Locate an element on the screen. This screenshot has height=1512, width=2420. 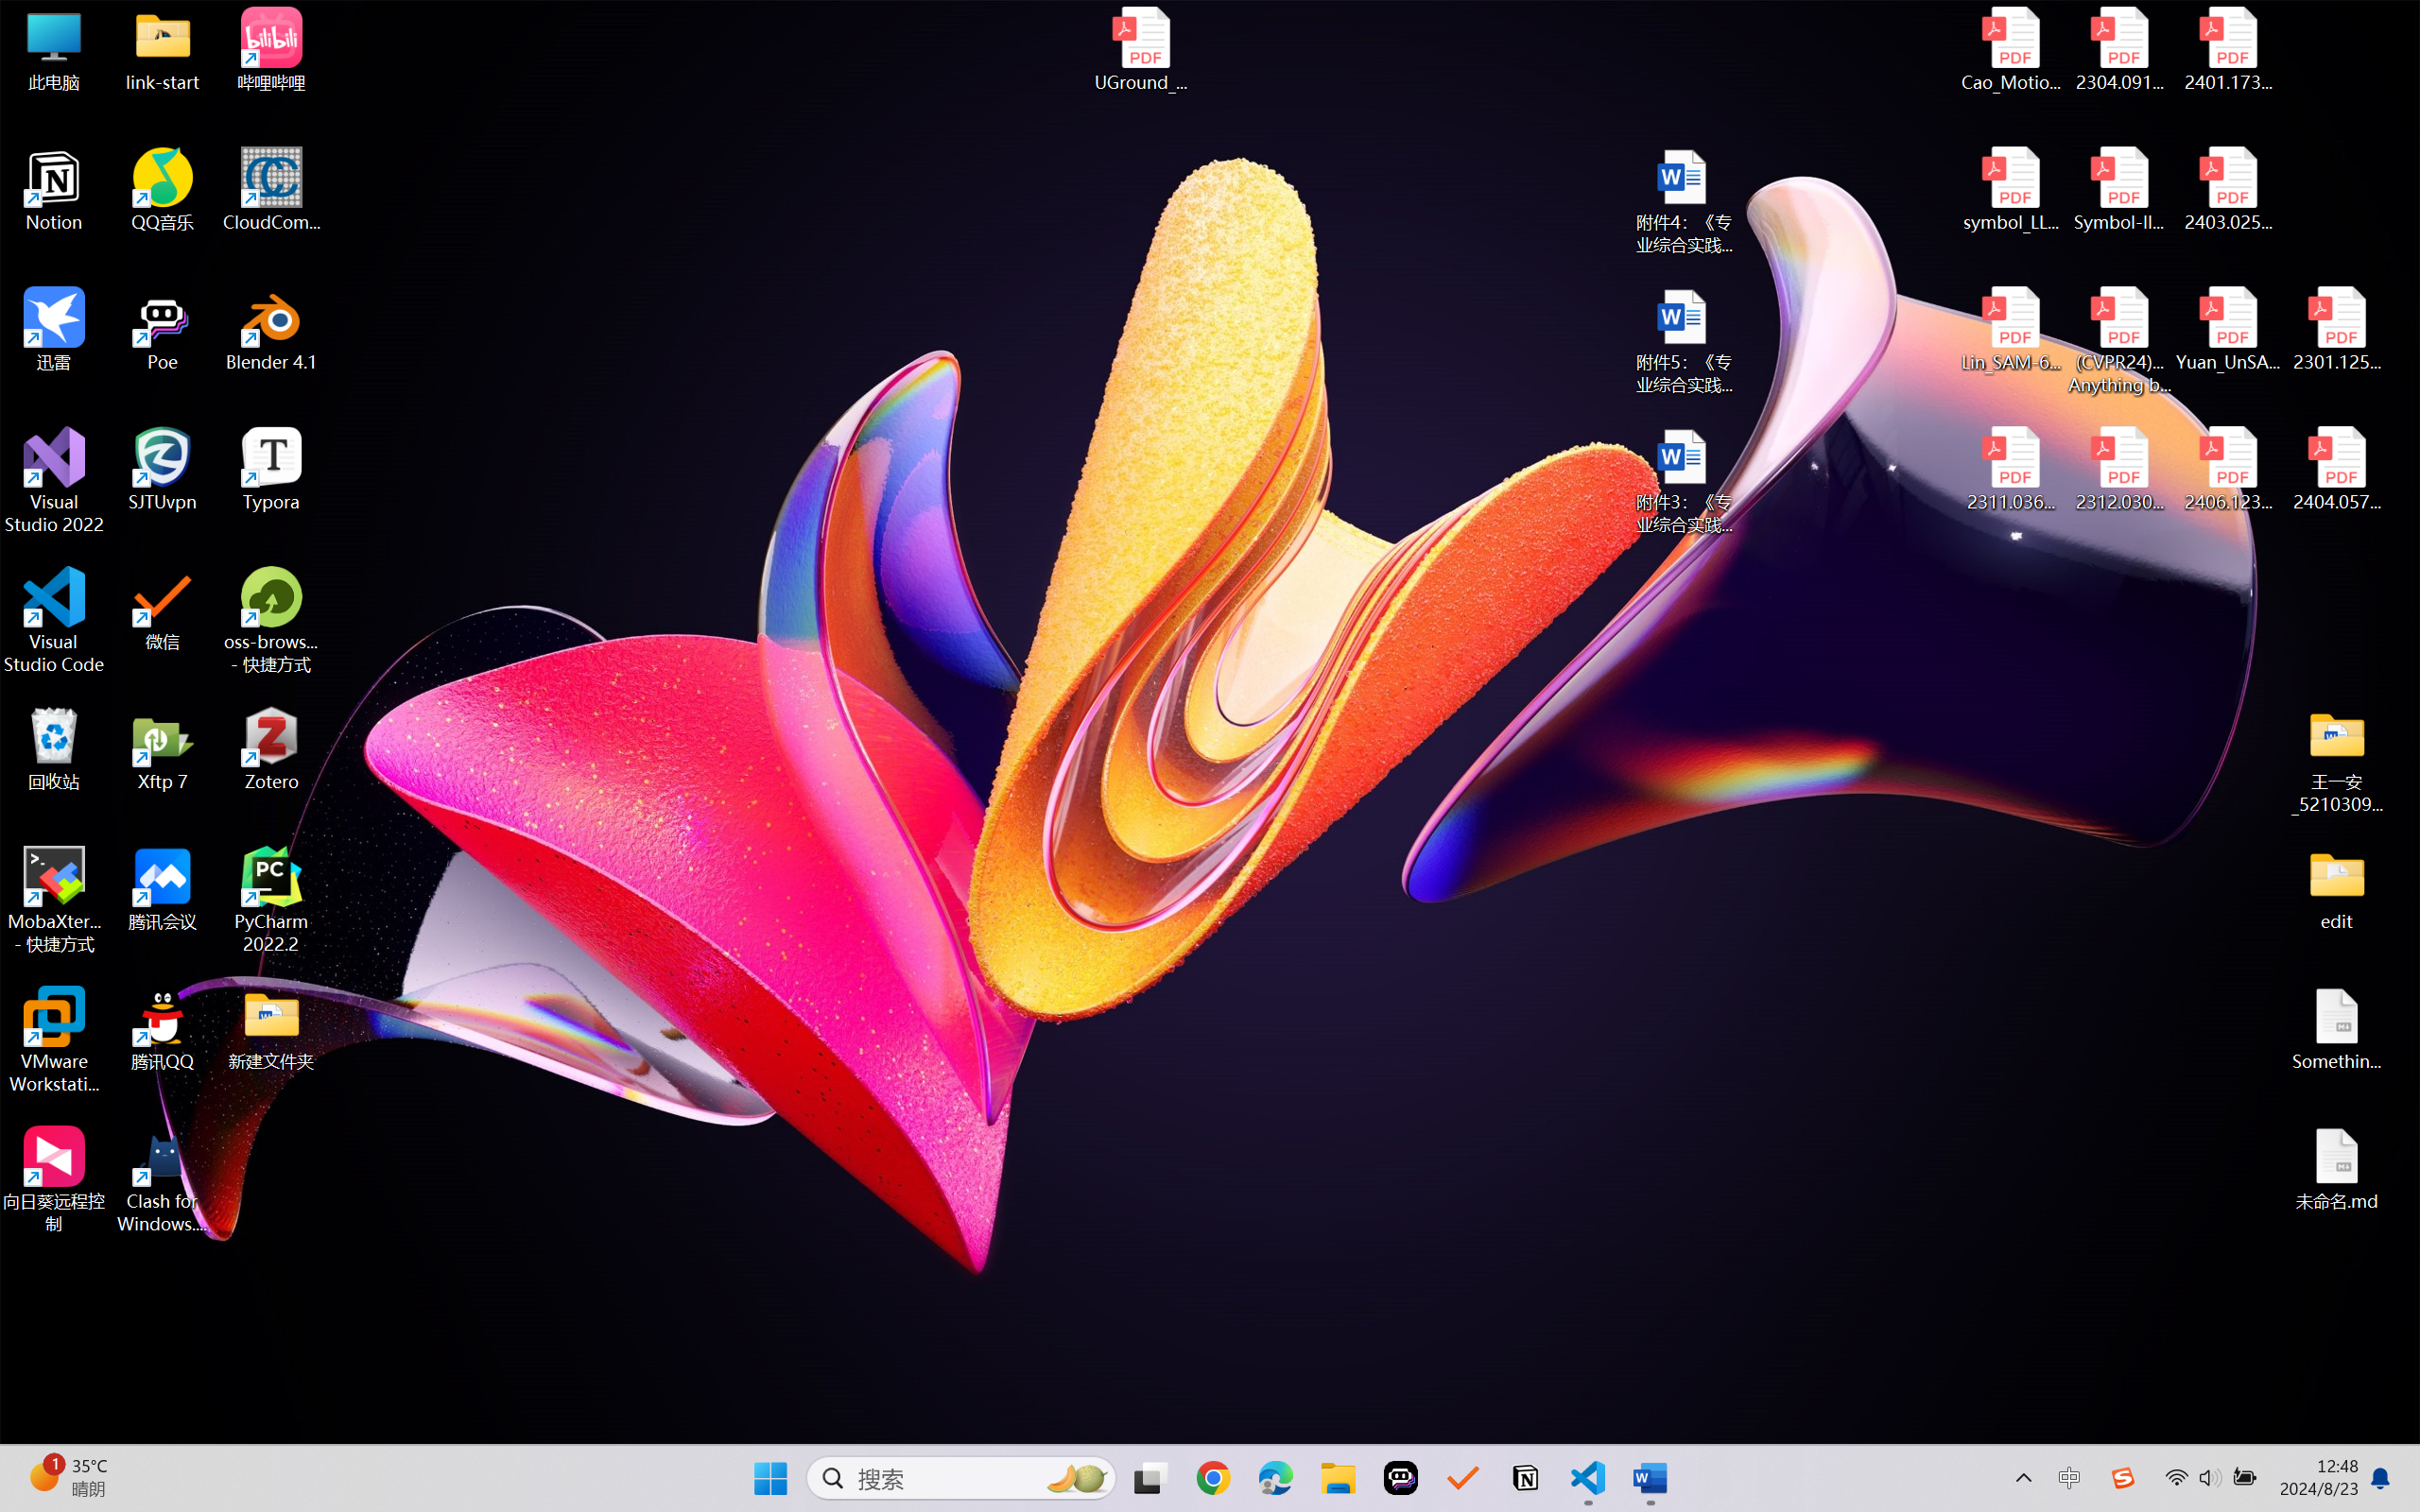
'Visual Studio Code' is located at coordinates (53, 619).